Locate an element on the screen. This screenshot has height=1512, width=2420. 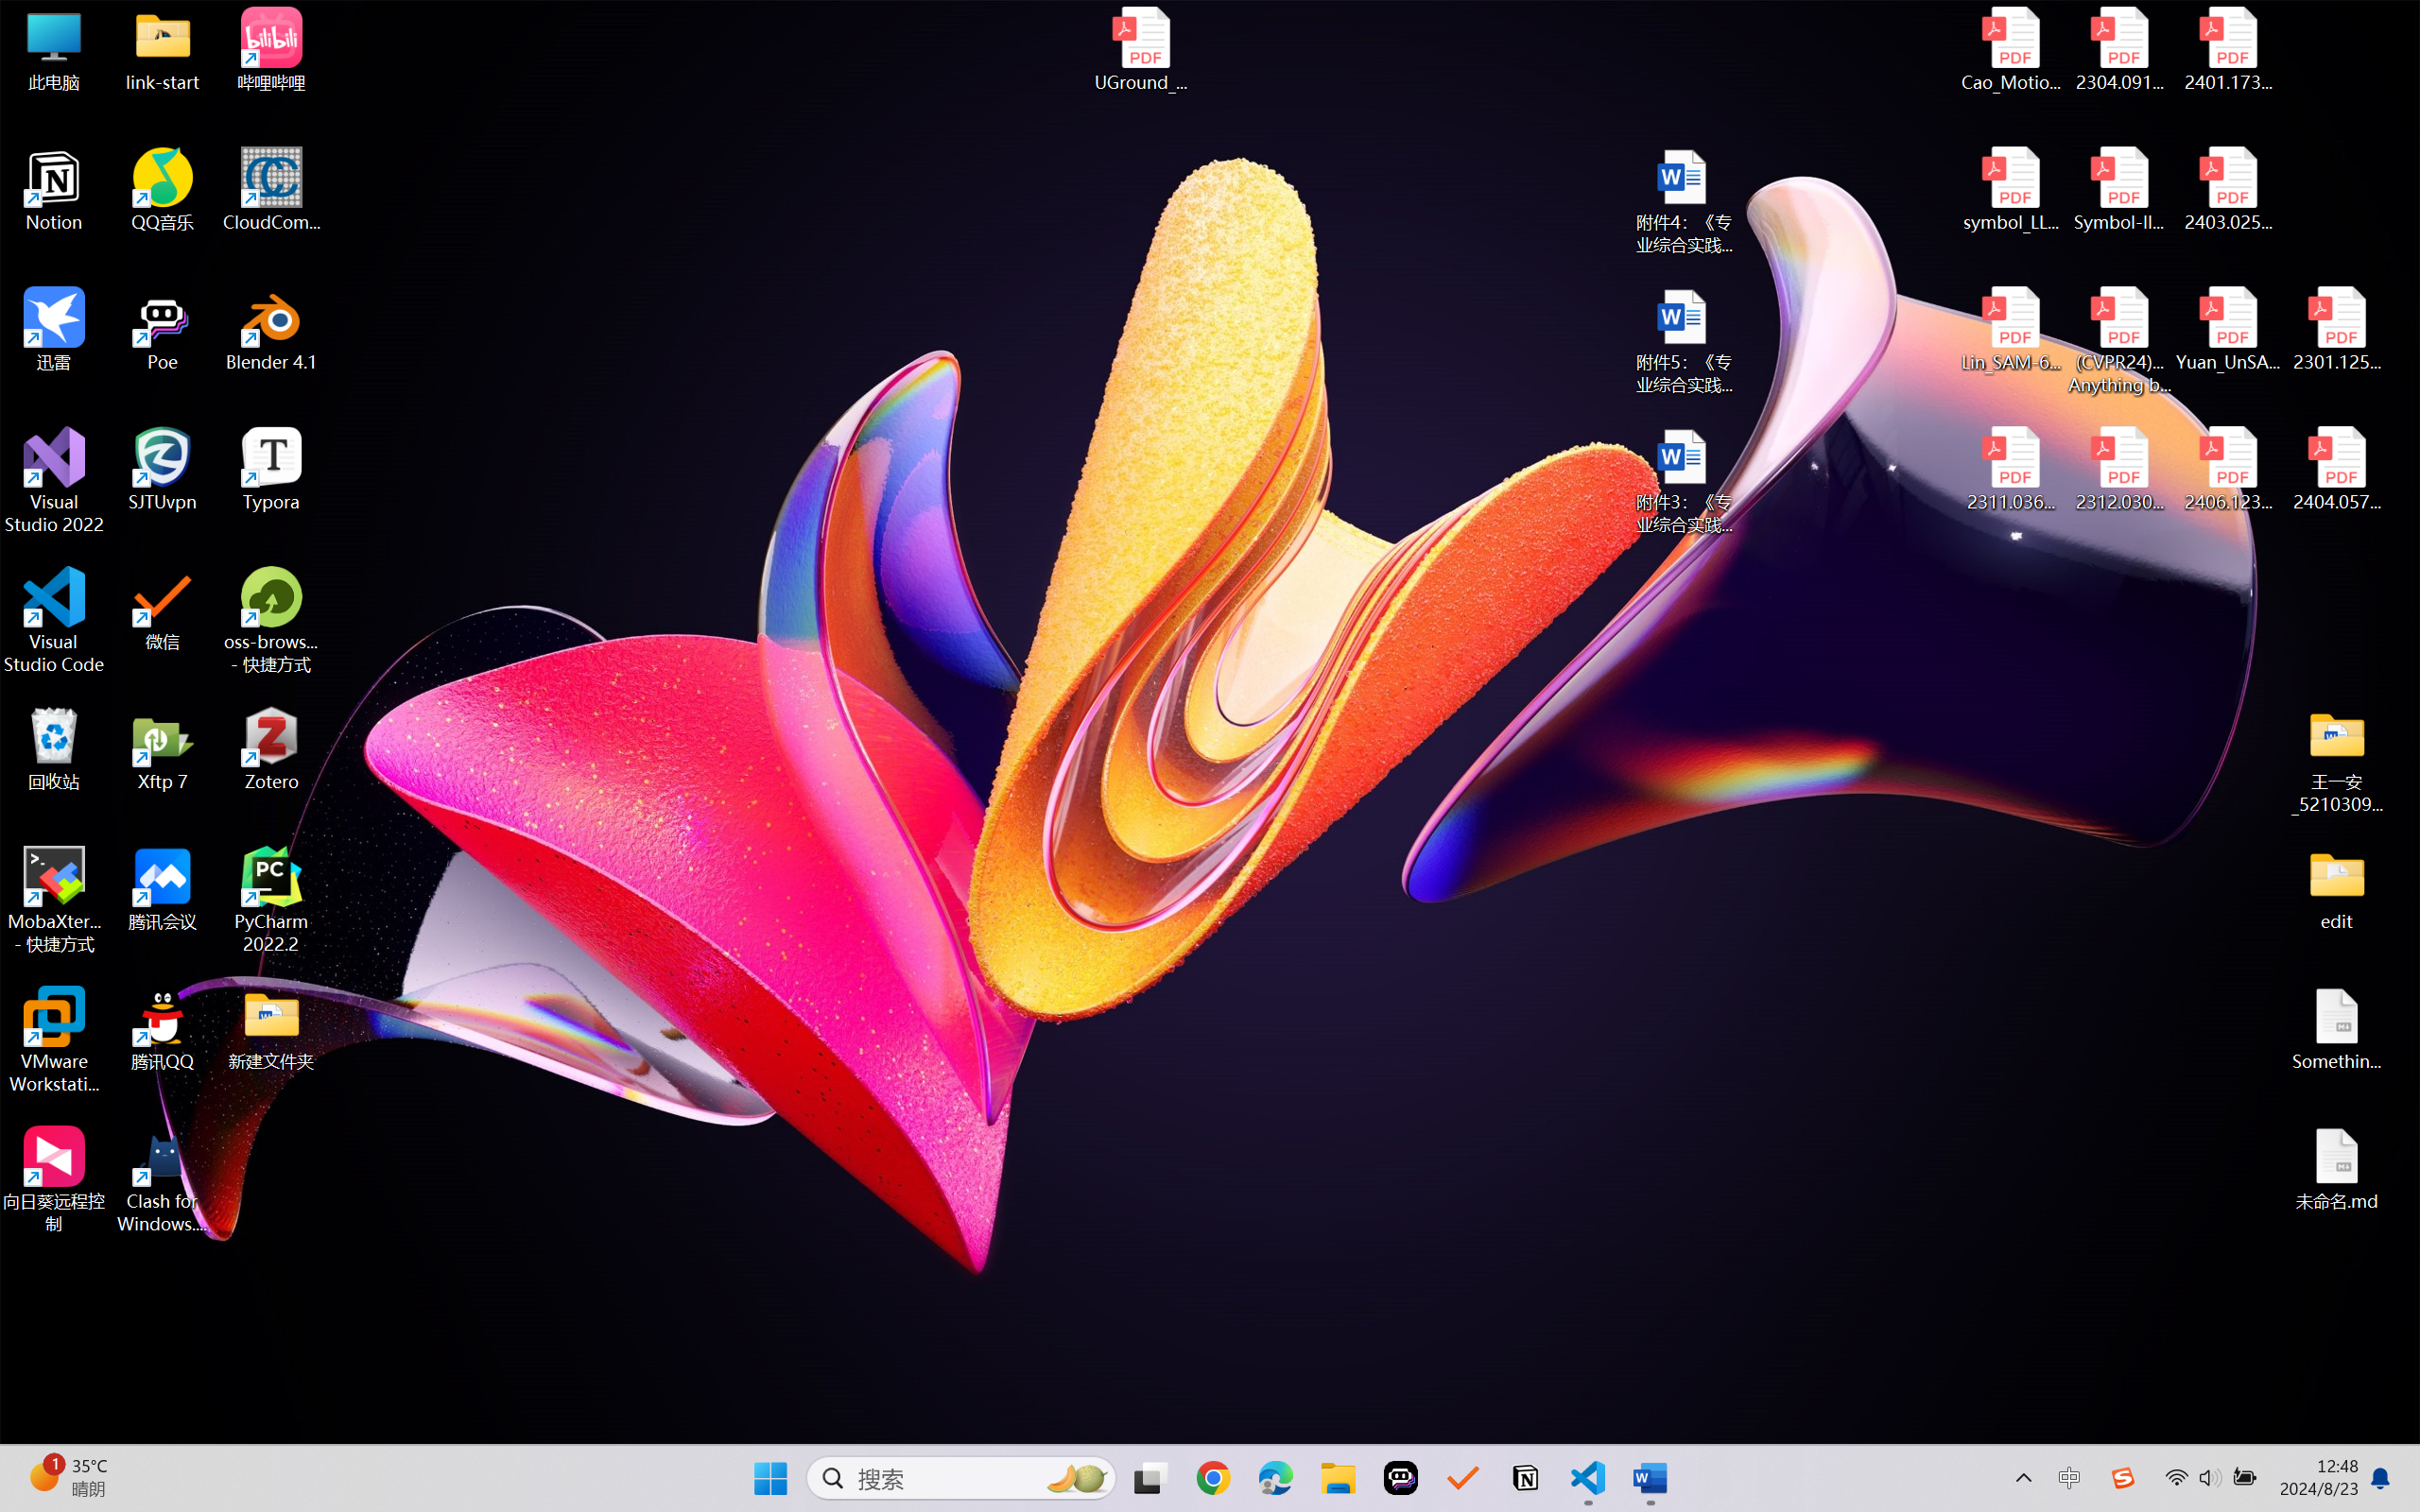
'Visual Studio Code' is located at coordinates (53, 619).